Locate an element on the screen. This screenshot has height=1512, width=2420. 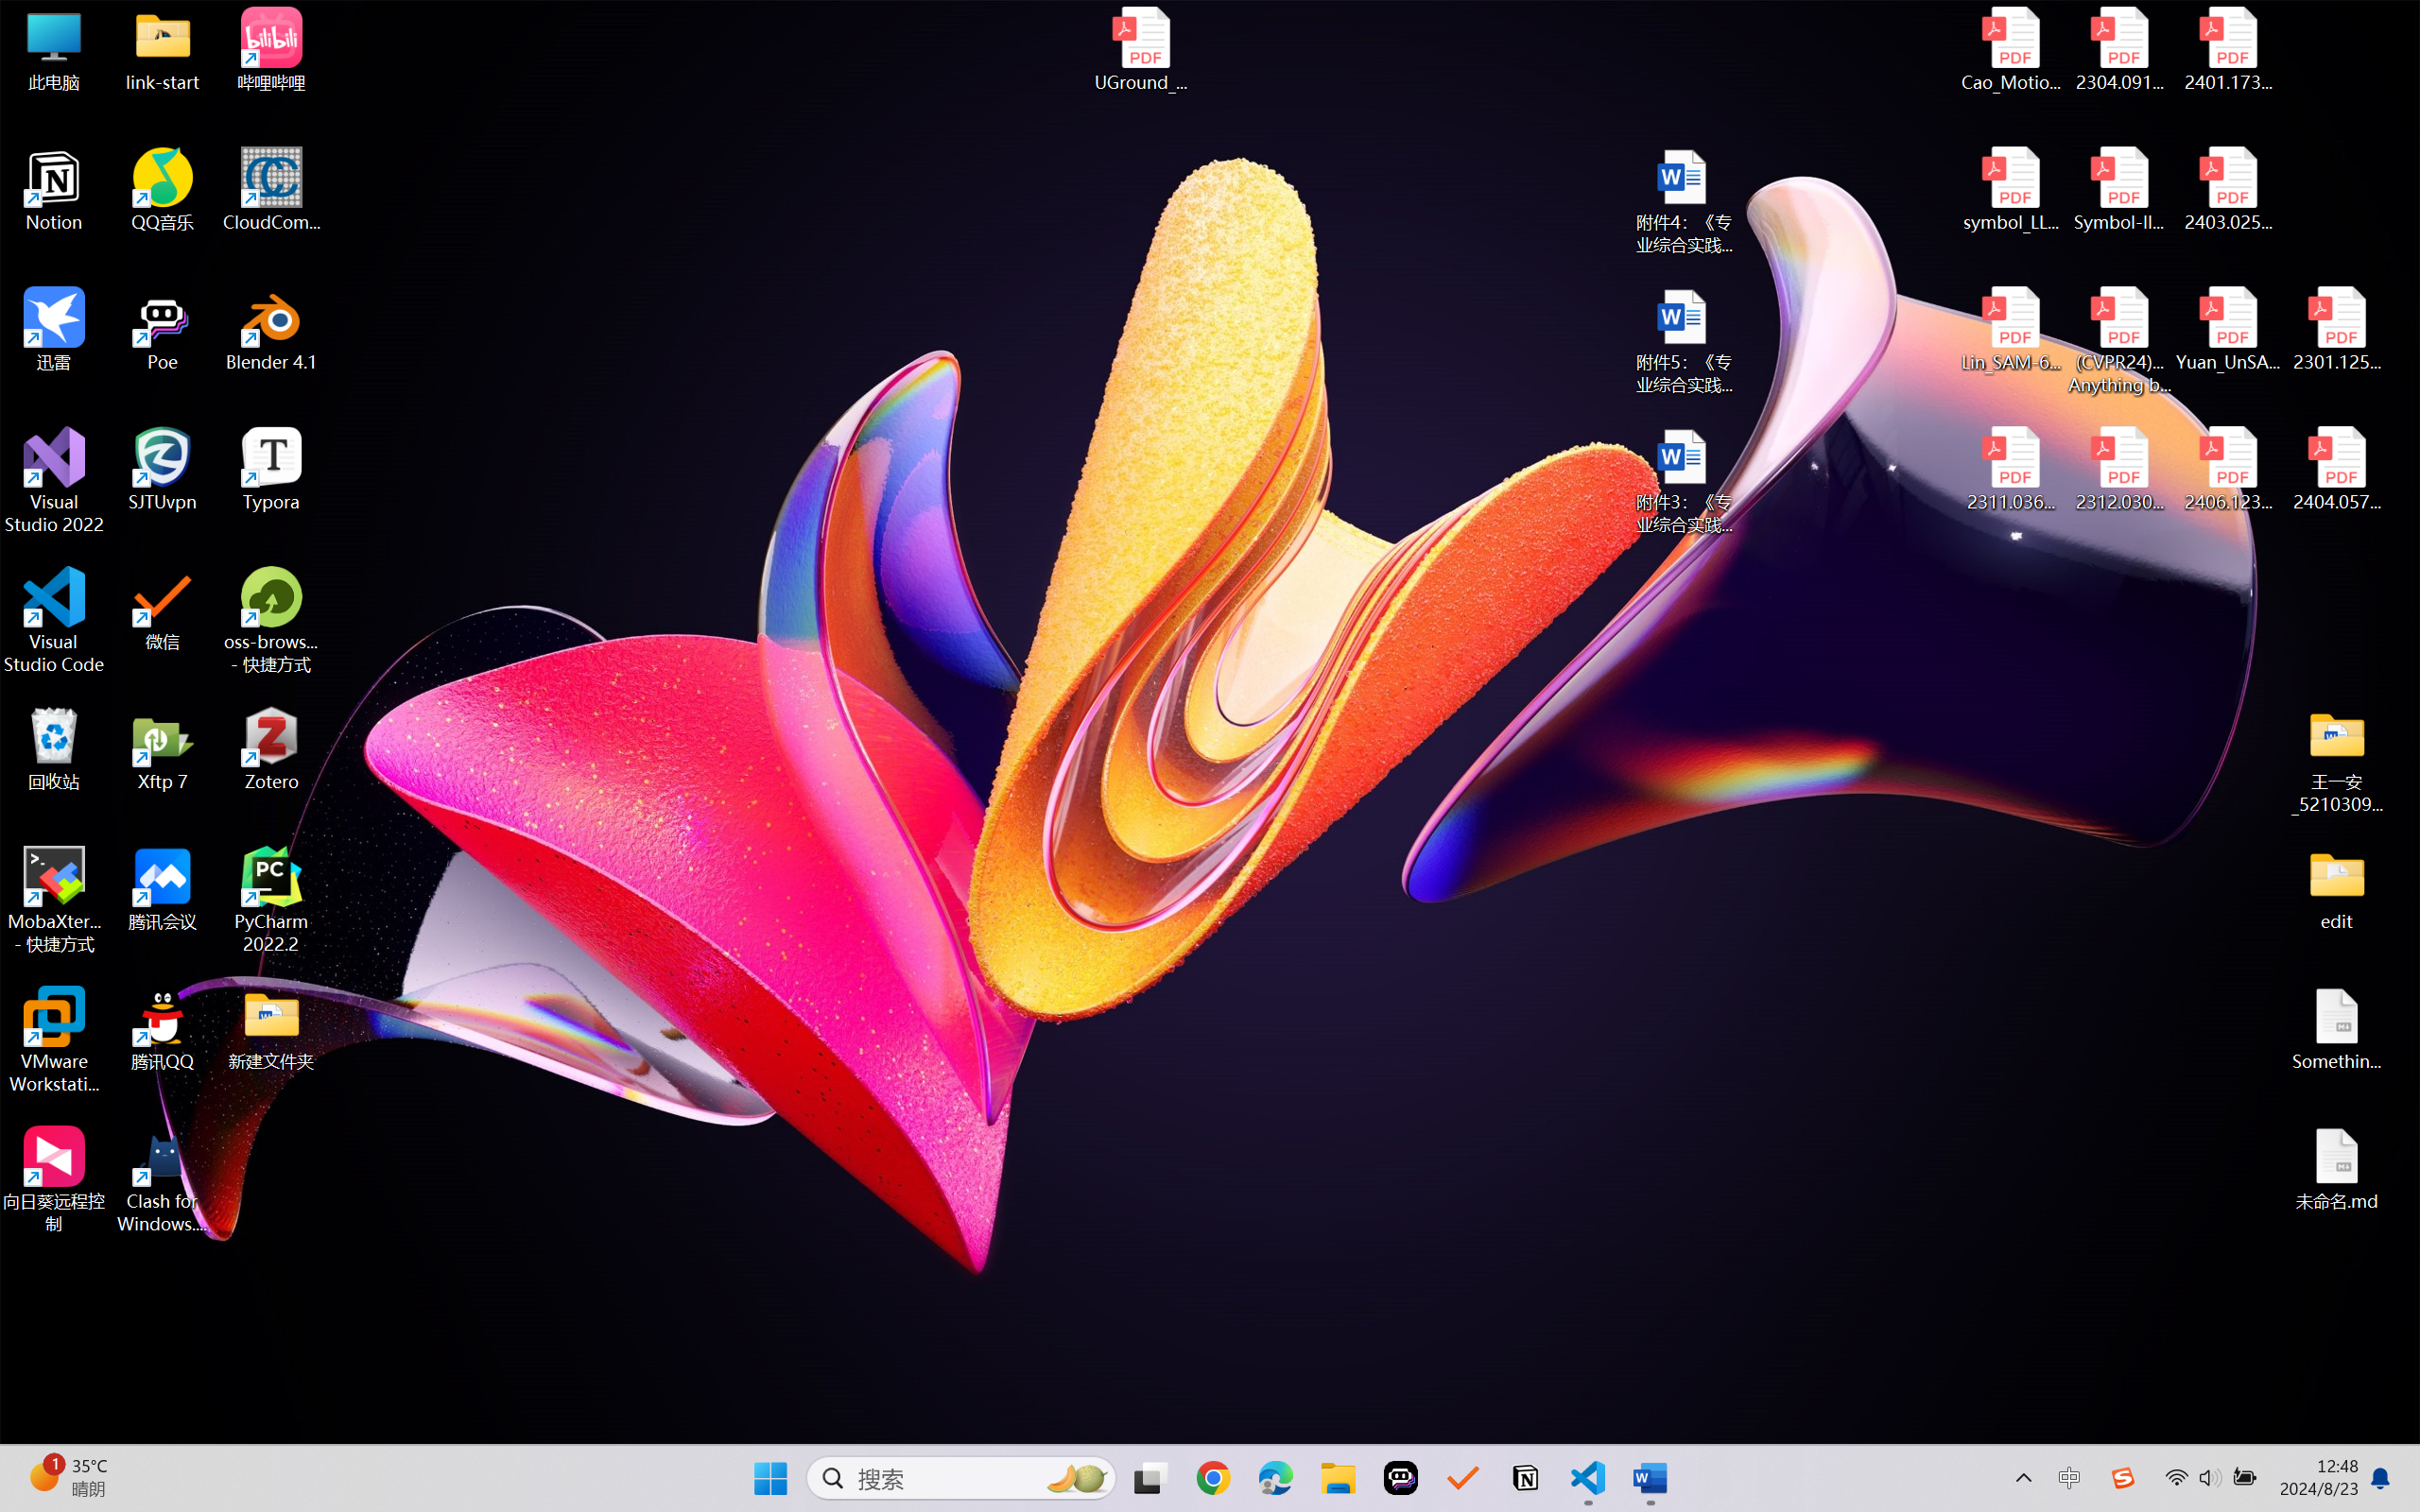
'Visual Studio Code' is located at coordinates (53, 619).